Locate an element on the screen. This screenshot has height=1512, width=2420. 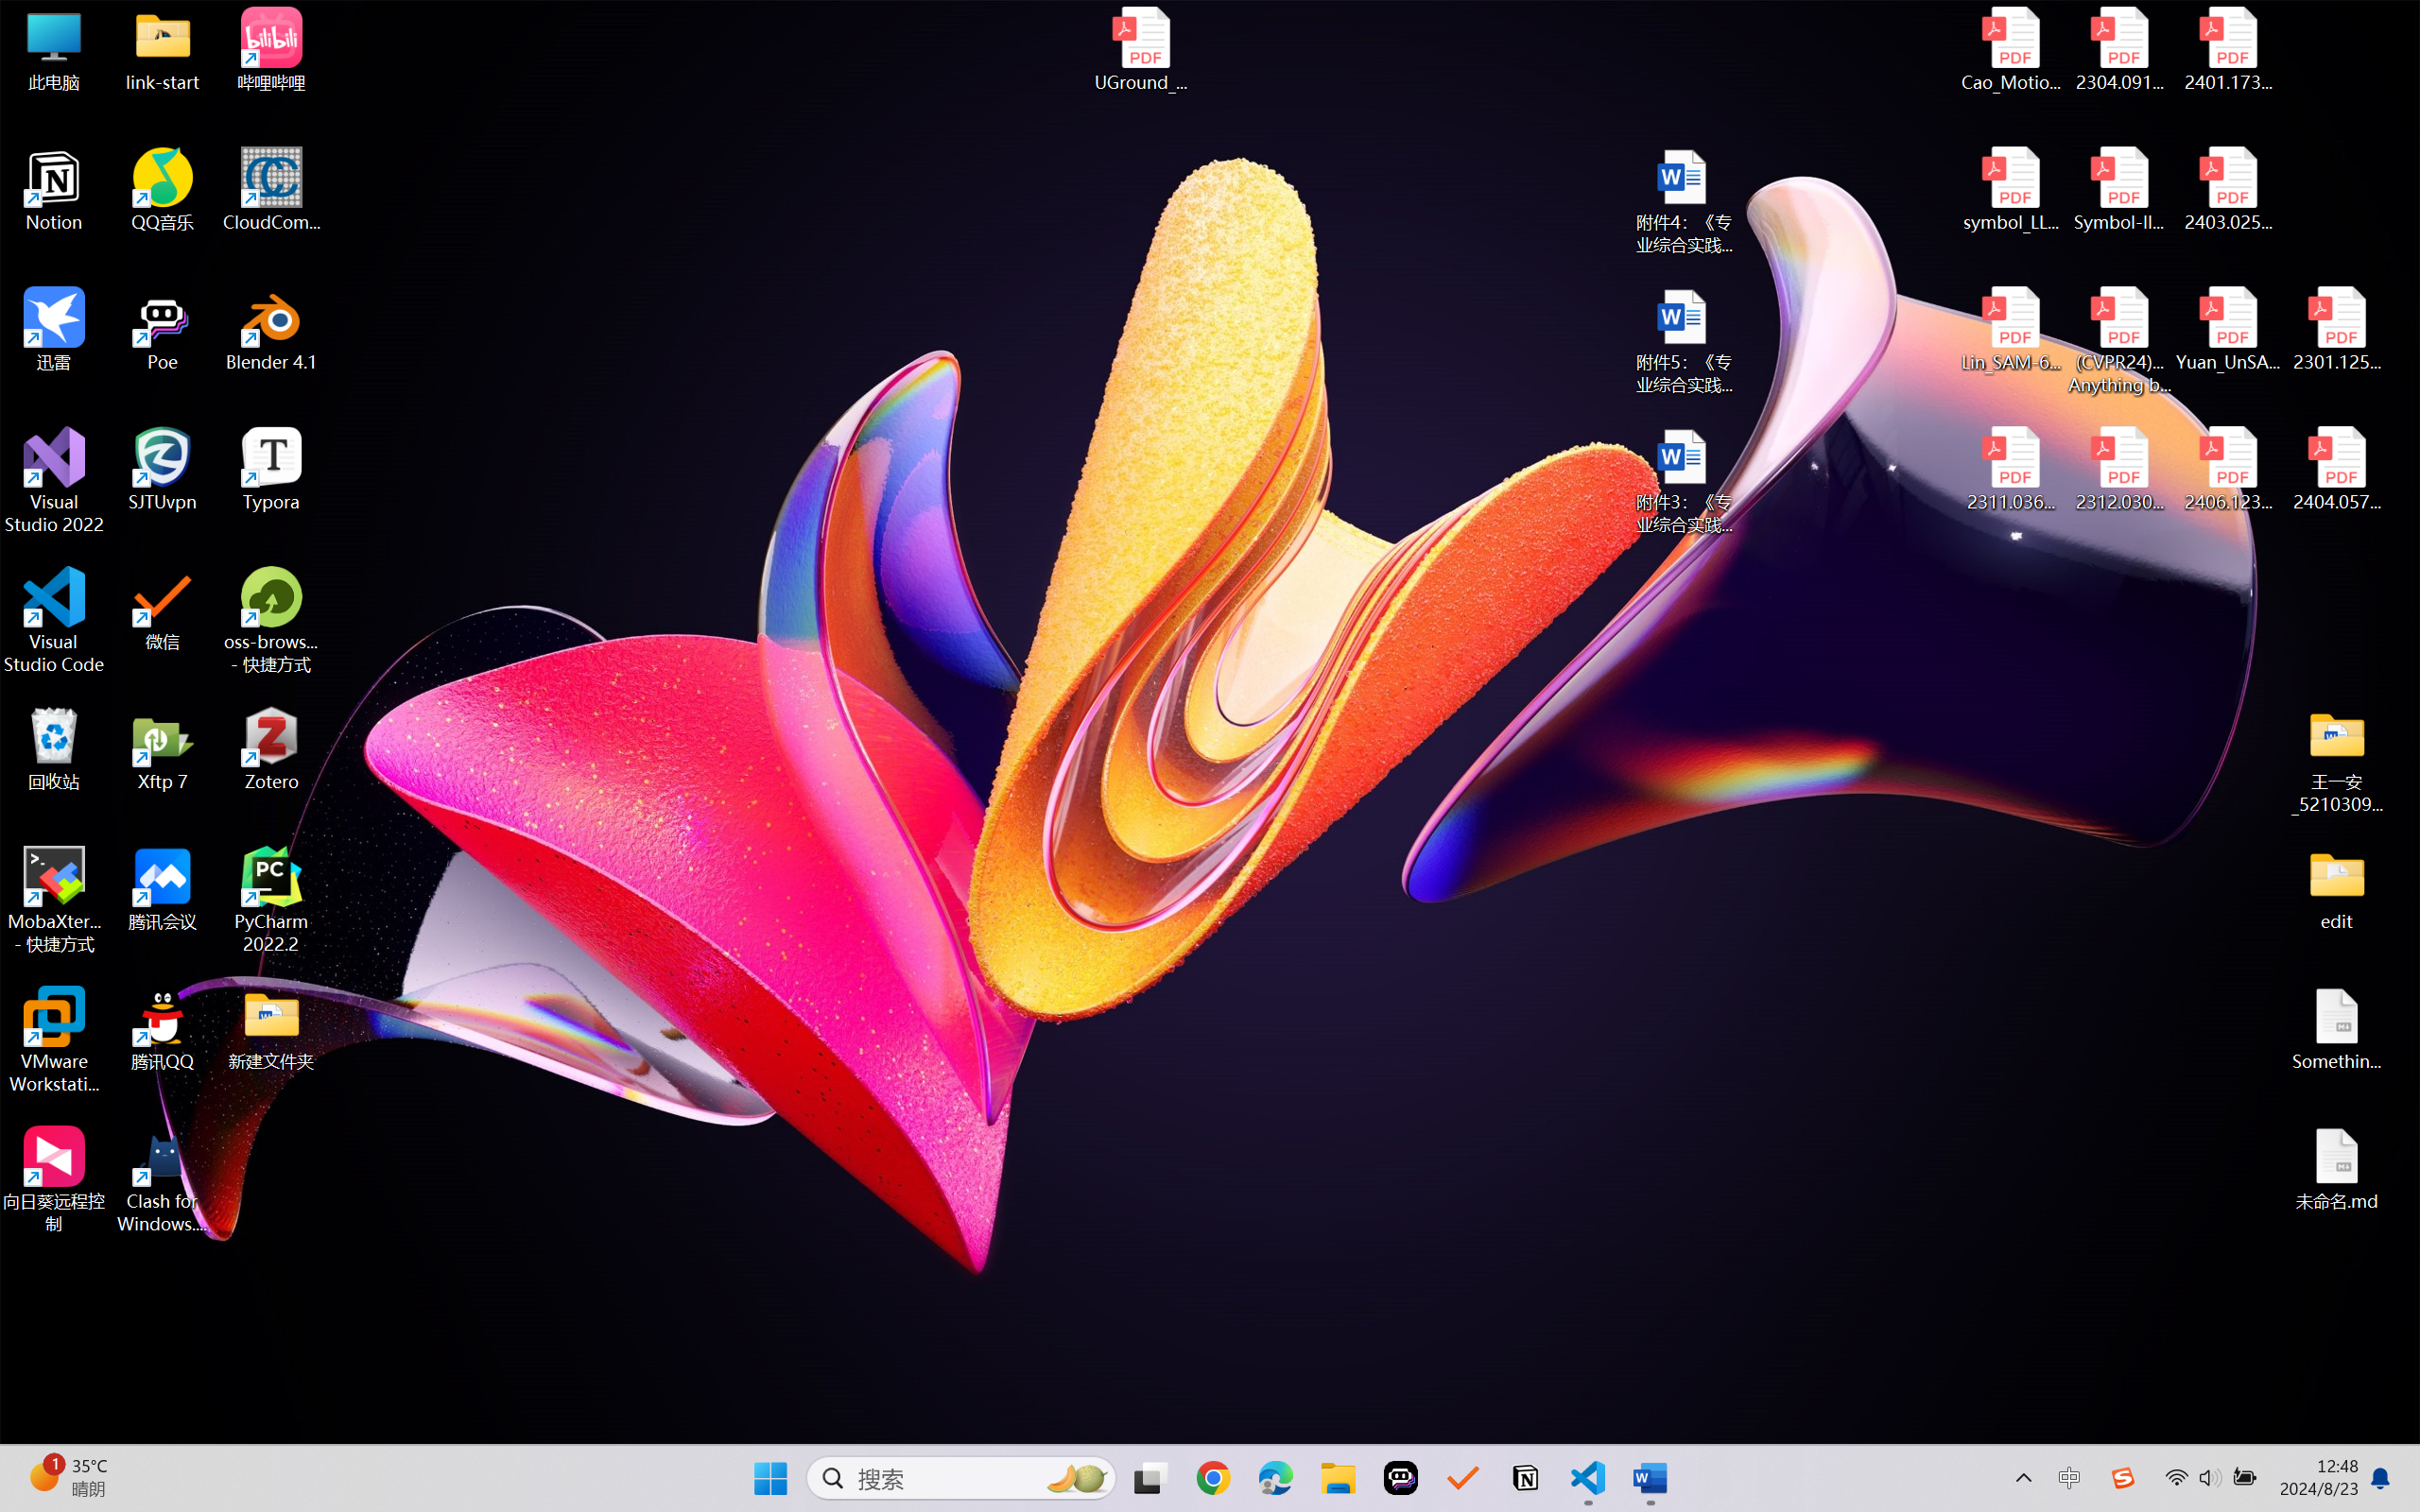
'Visual Studio Code' is located at coordinates (53, 619).